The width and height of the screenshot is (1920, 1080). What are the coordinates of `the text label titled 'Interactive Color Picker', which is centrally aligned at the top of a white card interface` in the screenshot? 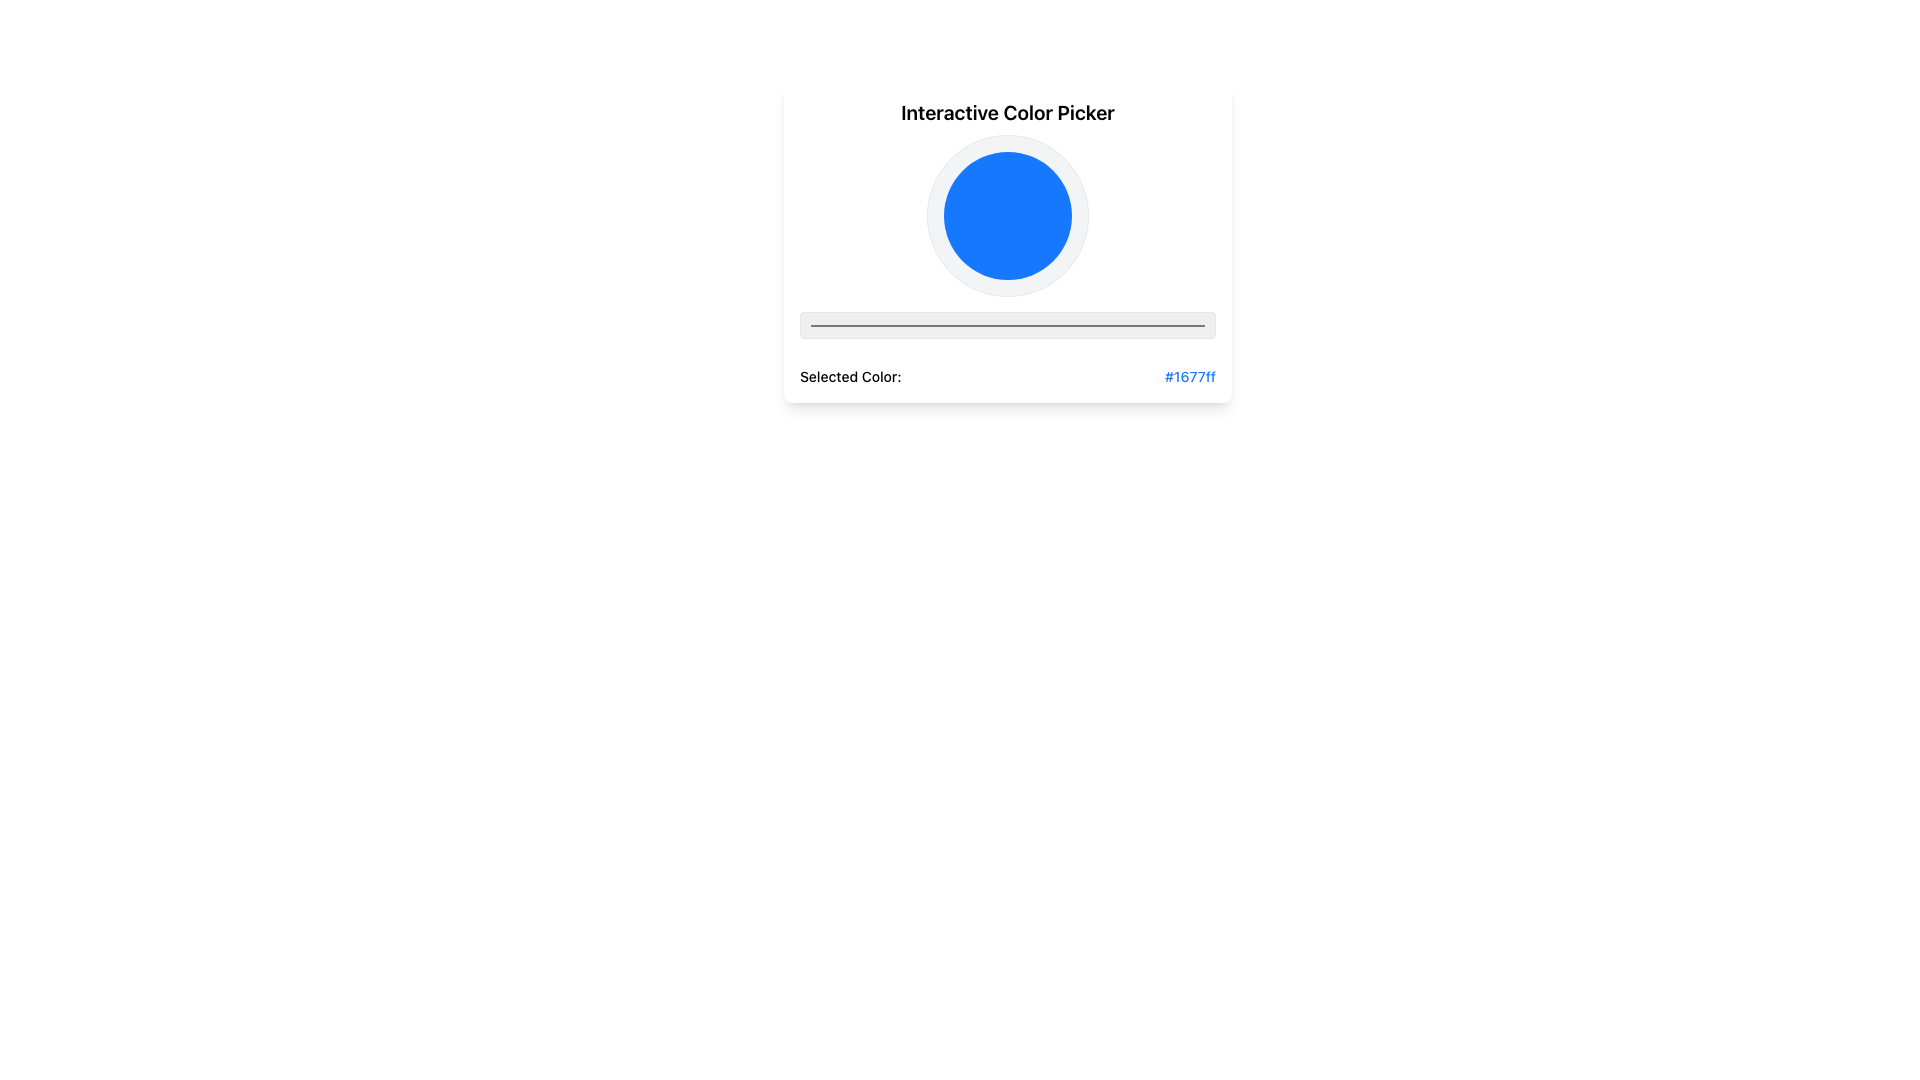 It's located at (1008, 112).